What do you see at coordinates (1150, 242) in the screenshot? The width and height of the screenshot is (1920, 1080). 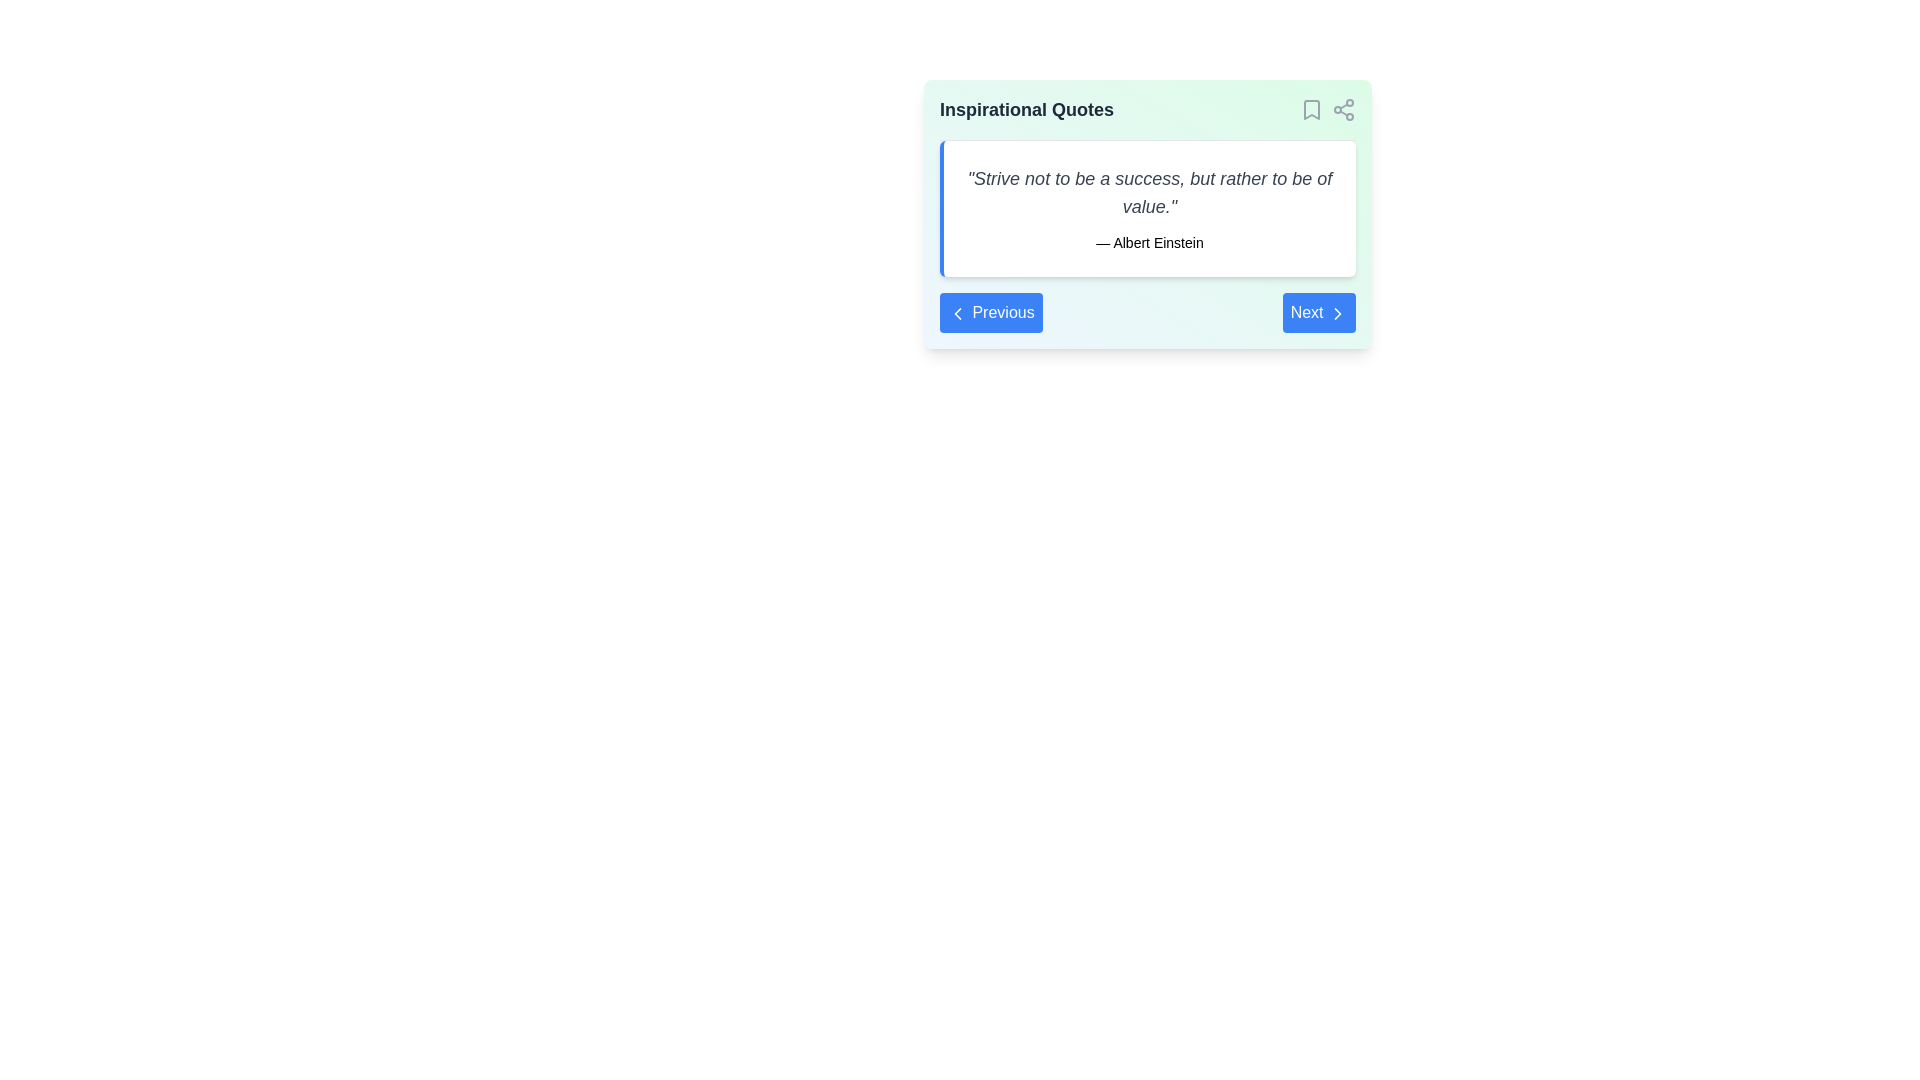 I see `the Text Label element displaying 'Albert Einstein' at the bottom-right of the quotation box` at bounding box center [1150, 242].